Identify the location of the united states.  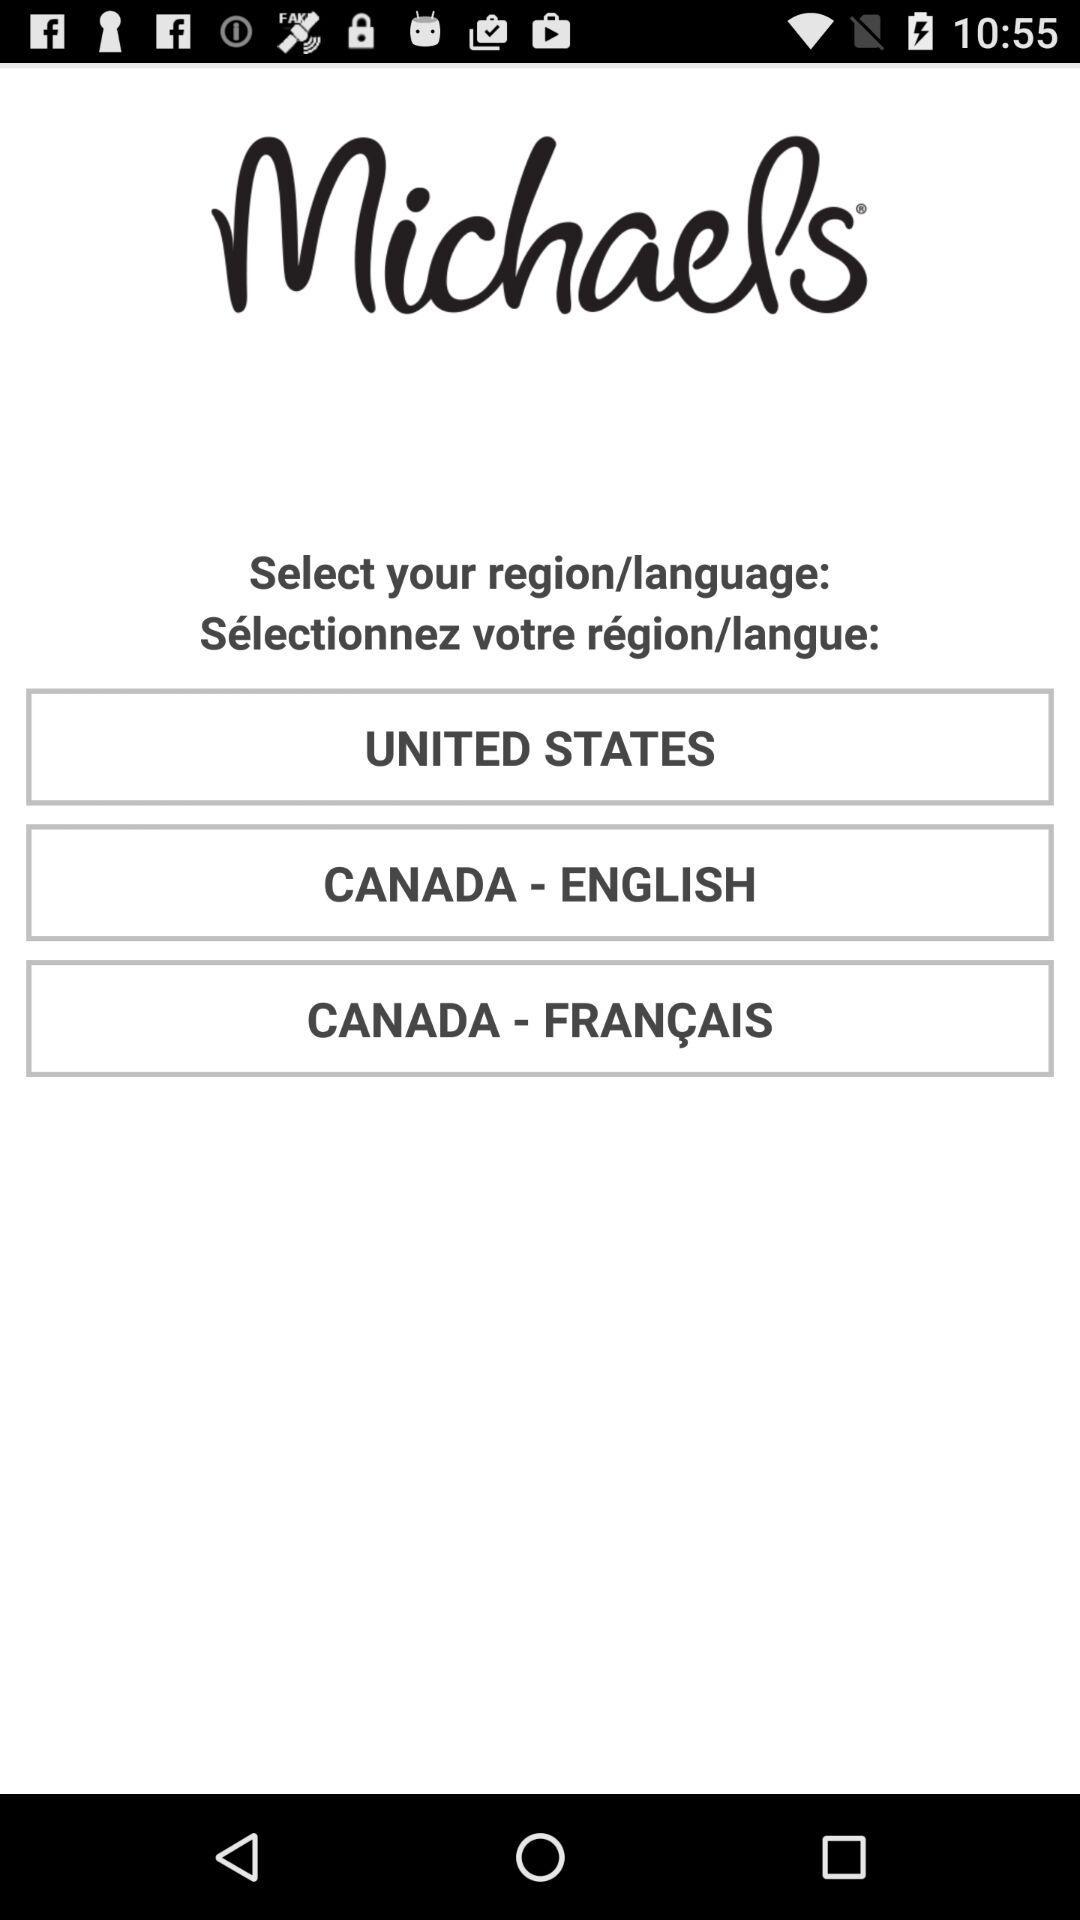
(540, 746).